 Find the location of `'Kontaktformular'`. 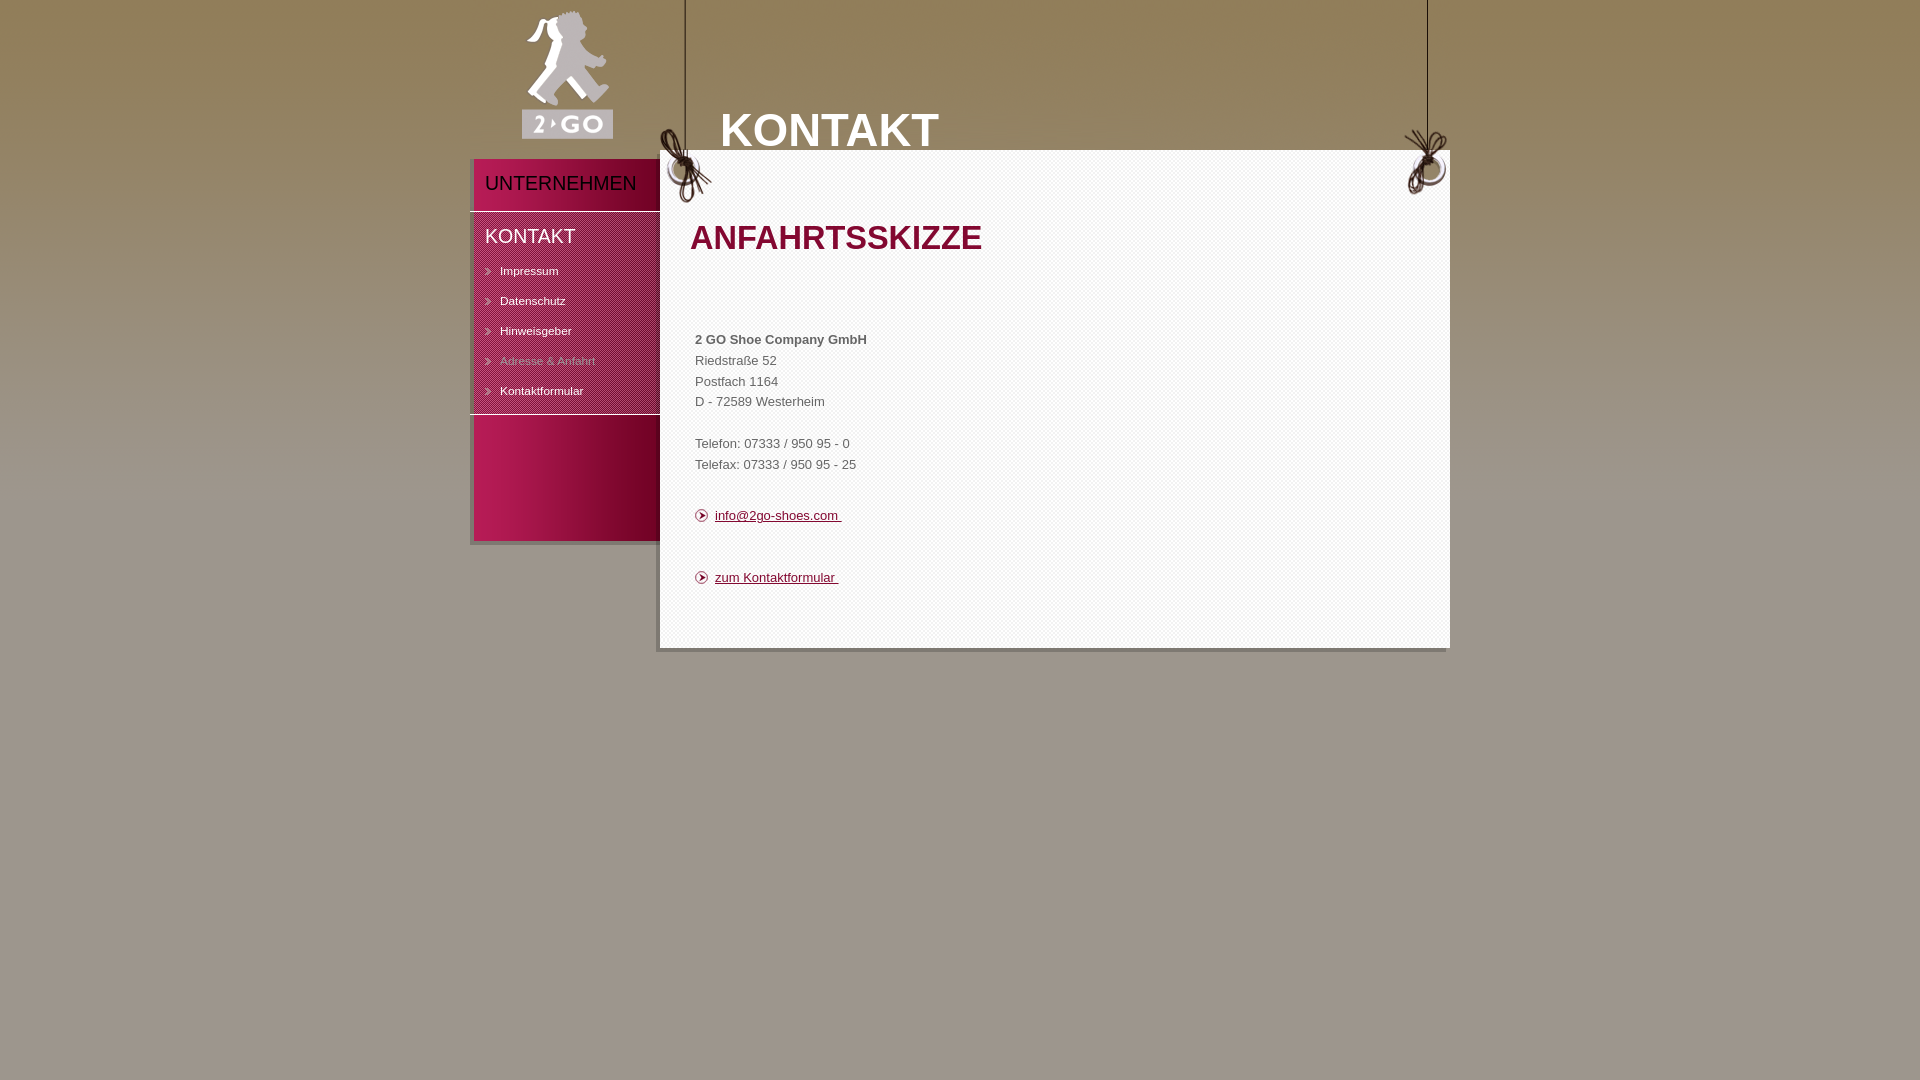

'Kontaktformular' is located at coordinates (469, 398).